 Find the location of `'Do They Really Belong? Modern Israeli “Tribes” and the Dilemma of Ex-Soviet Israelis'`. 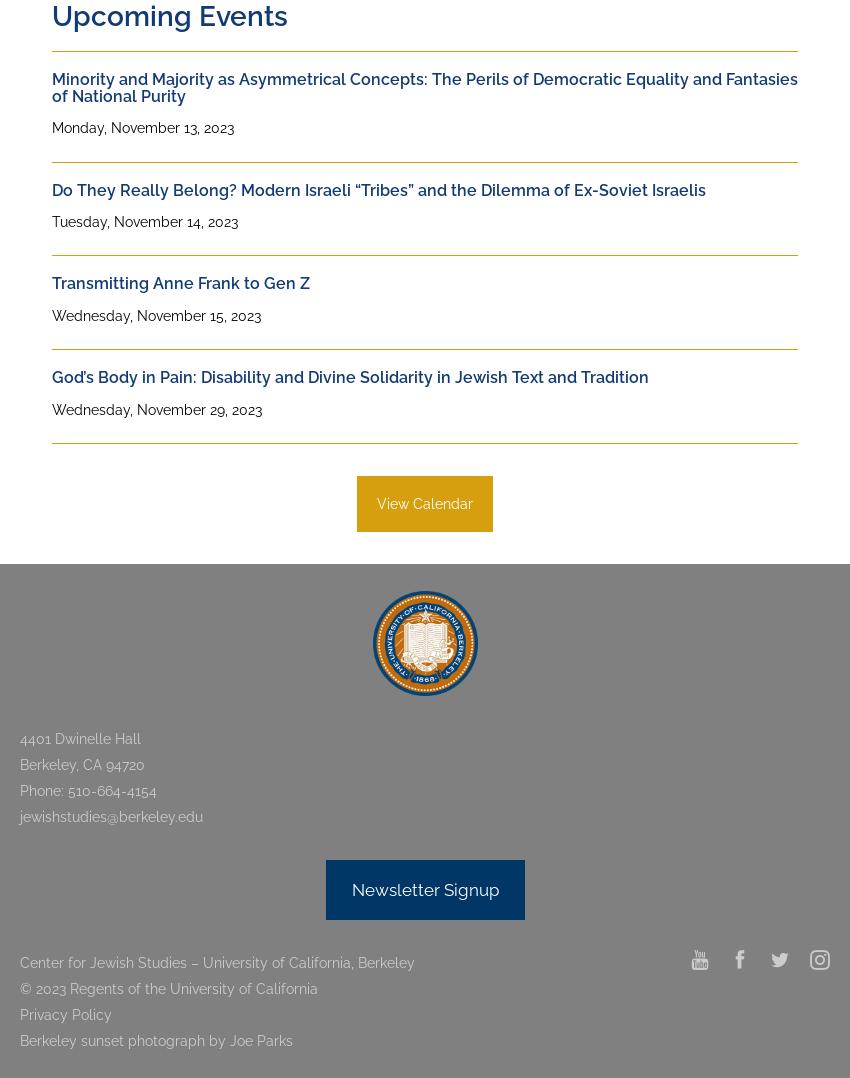

'Do They Really Belong? Modern Israeli “Tribes” and the Dilemma of Ex-Soviet Israelis' is located at coordinates (378, 188).